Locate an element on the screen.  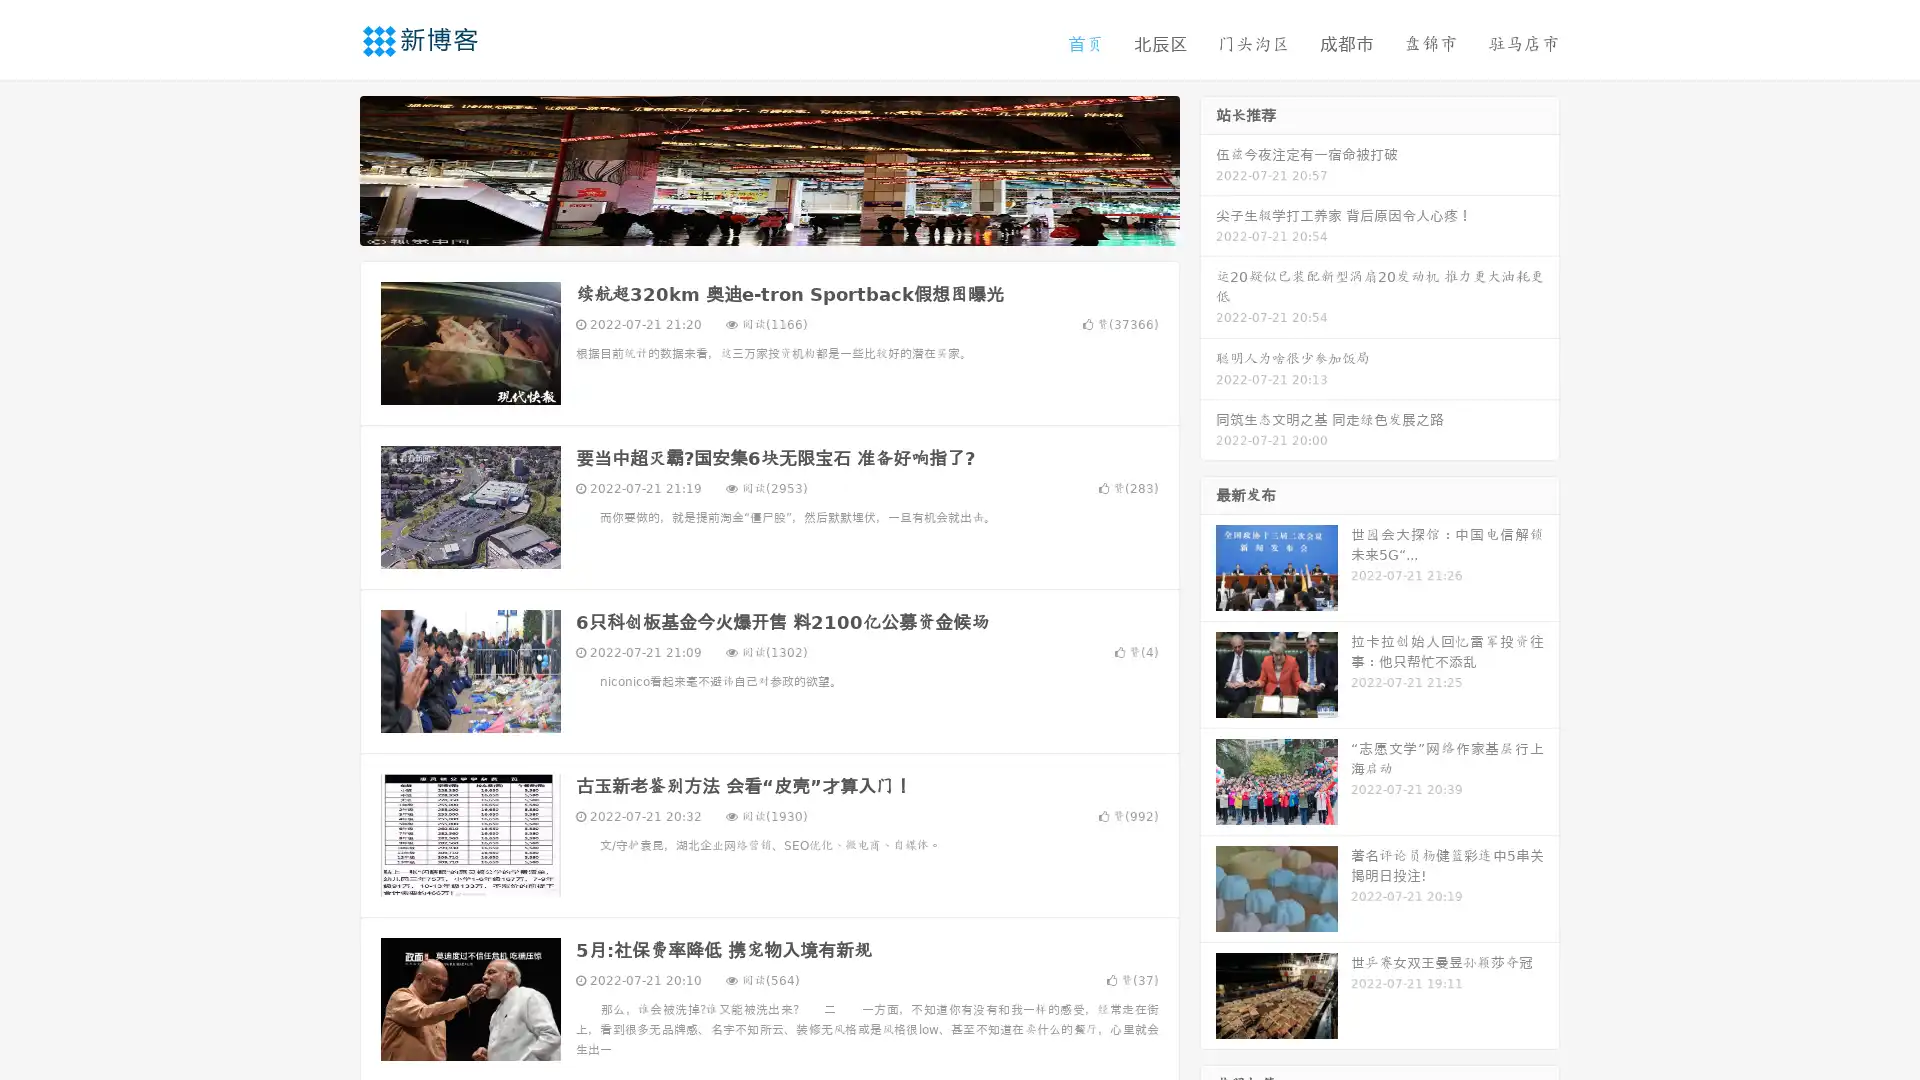
Go to slide 3 is located at coordinates (789, 225).